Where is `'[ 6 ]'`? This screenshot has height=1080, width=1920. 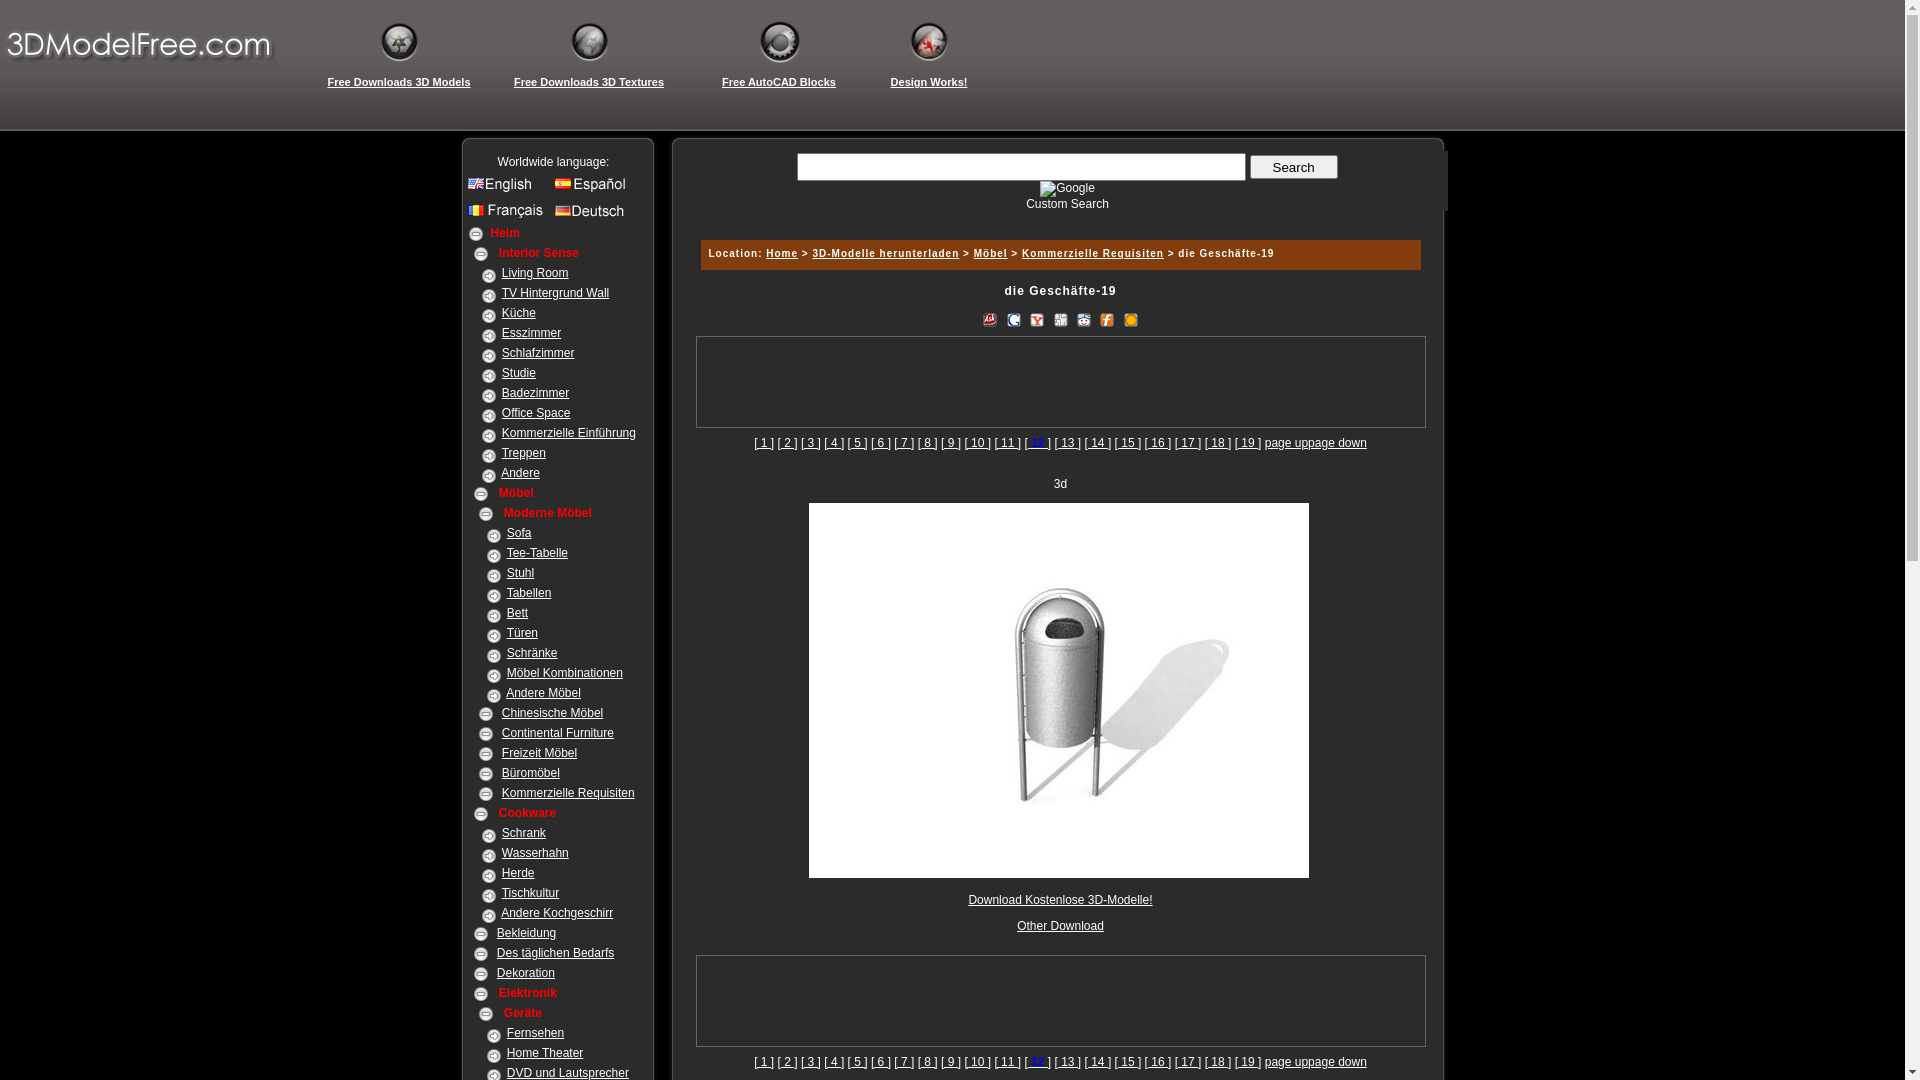 '[ 6 ]' is located at coordinates (880, 442).